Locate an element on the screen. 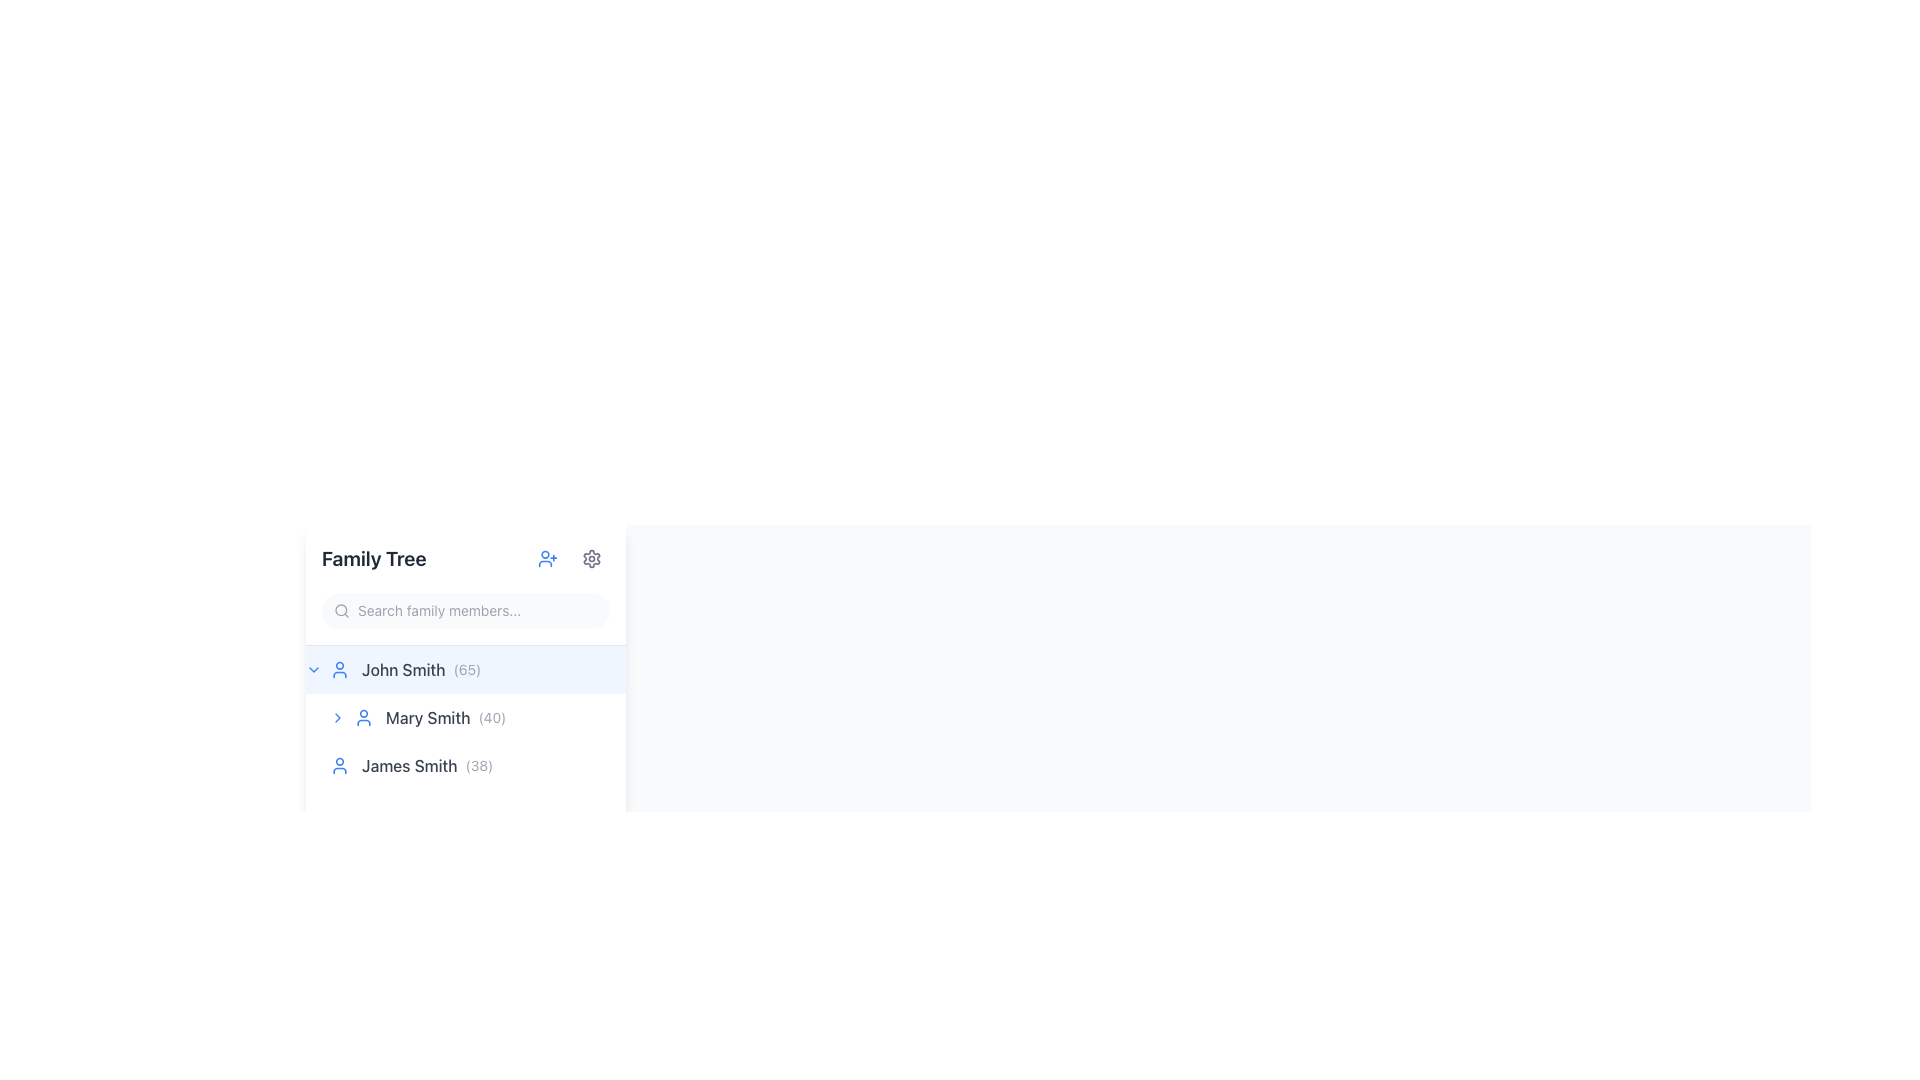  the search input field located below the 'Family Tree' header, which features a gray magnifying glass icon and a placeholder saying 'Search family members...' is located at coordinates (464, 609).